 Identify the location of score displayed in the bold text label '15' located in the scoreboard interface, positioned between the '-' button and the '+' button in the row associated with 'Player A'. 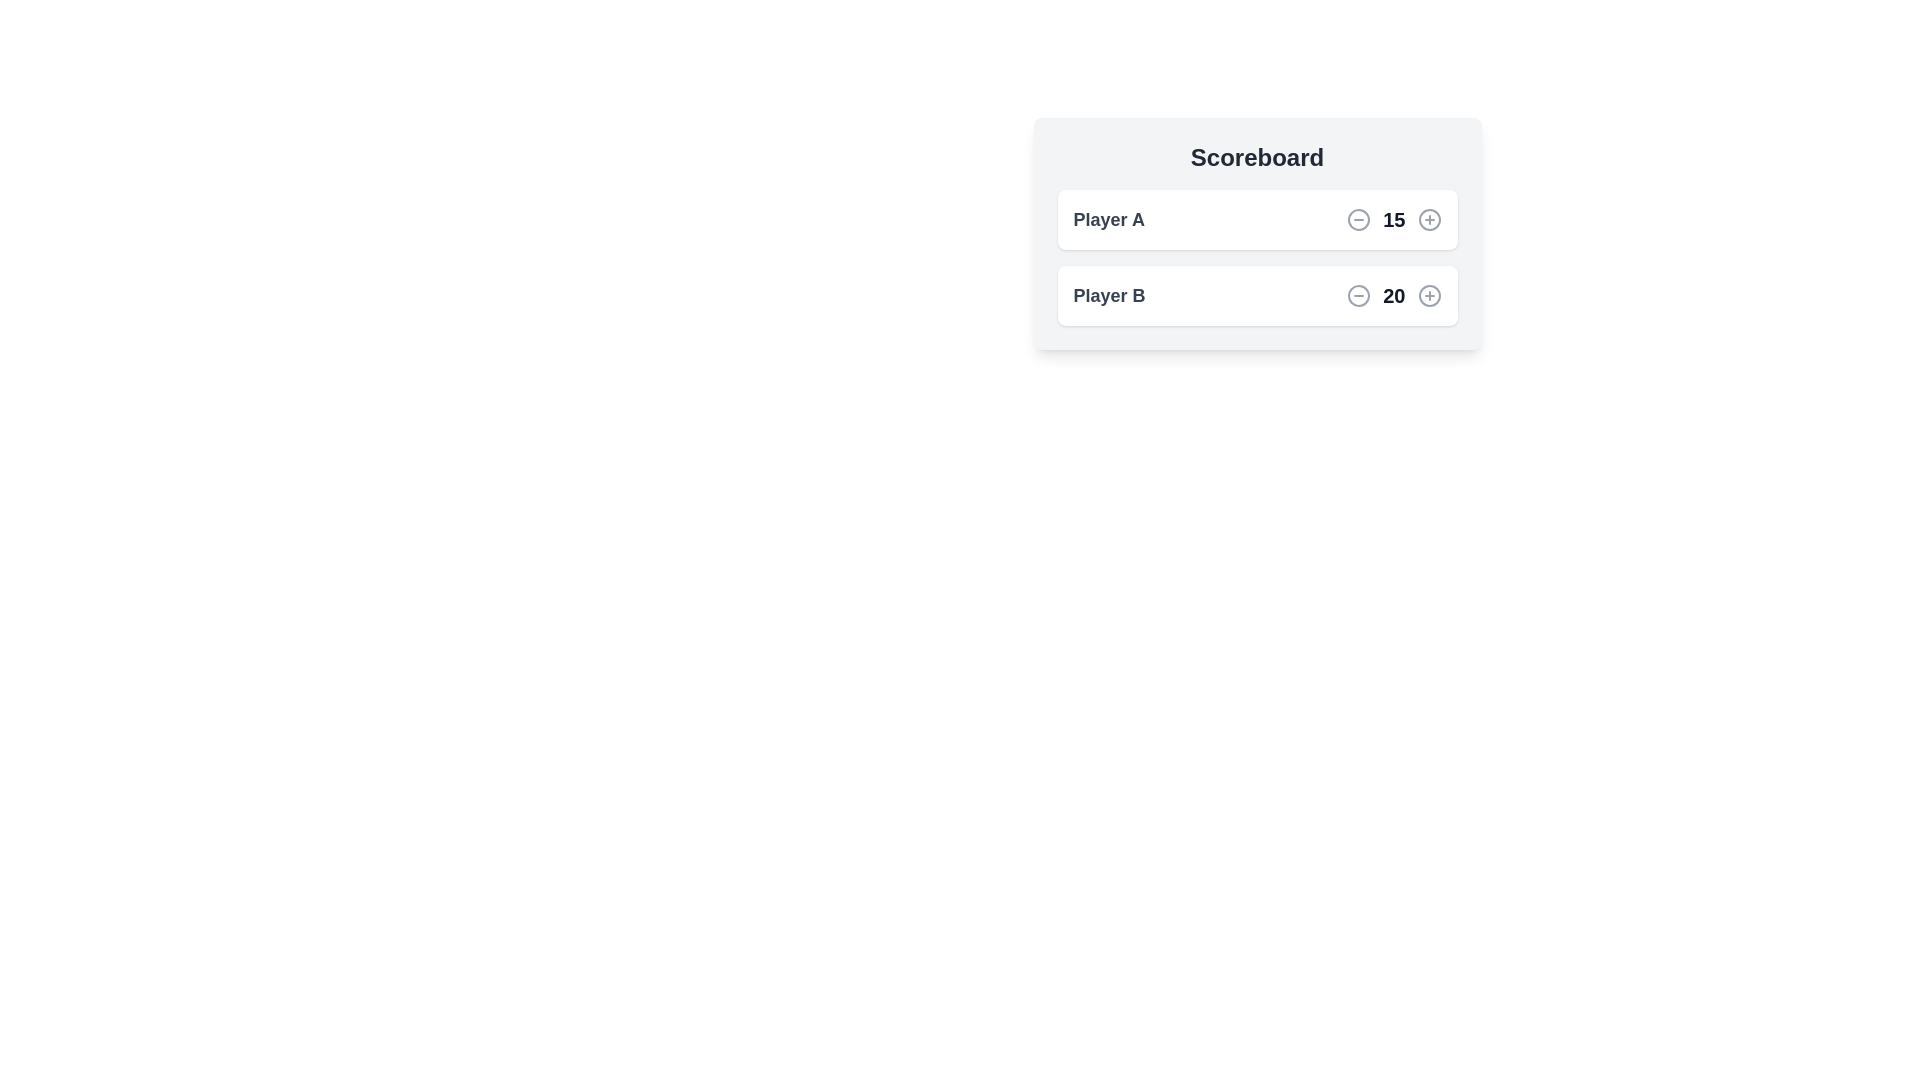
(1393, 219).